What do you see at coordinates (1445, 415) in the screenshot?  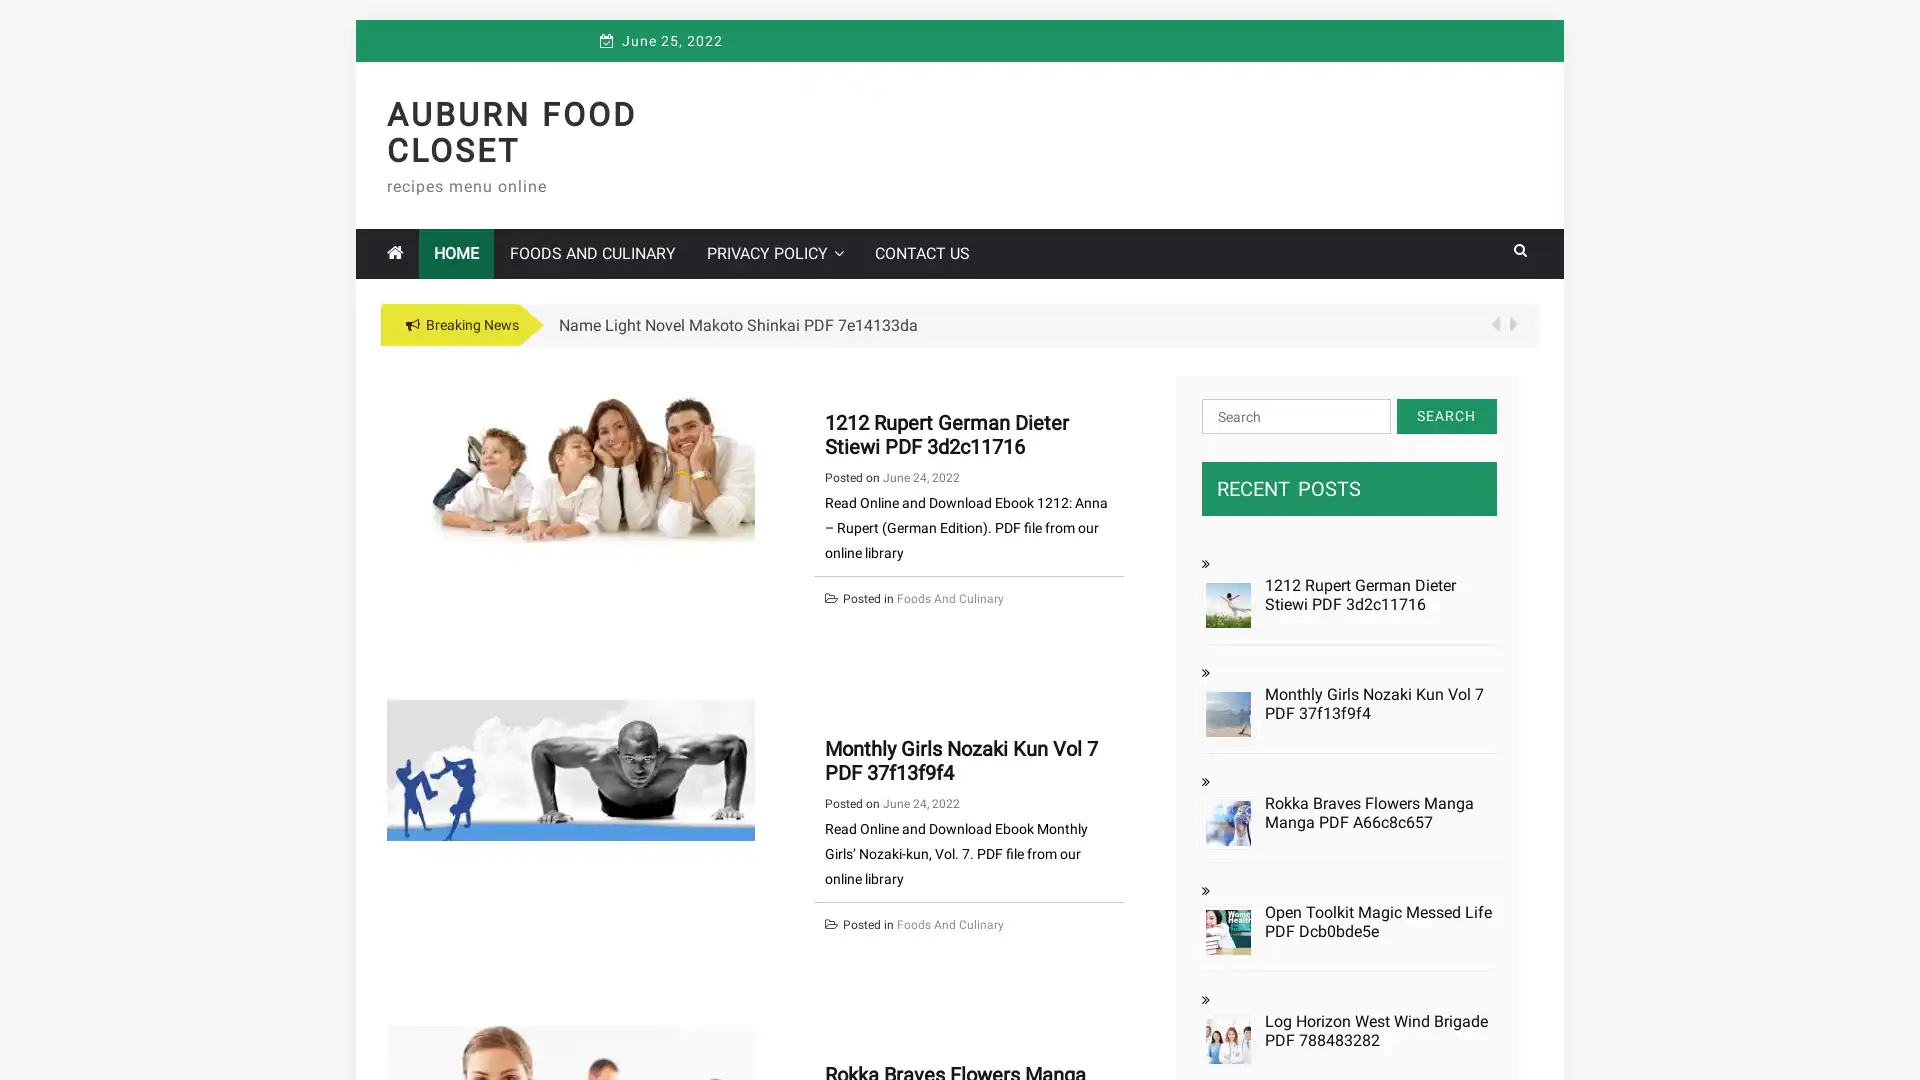 I see `Search` at bounding box center [1445, 415].